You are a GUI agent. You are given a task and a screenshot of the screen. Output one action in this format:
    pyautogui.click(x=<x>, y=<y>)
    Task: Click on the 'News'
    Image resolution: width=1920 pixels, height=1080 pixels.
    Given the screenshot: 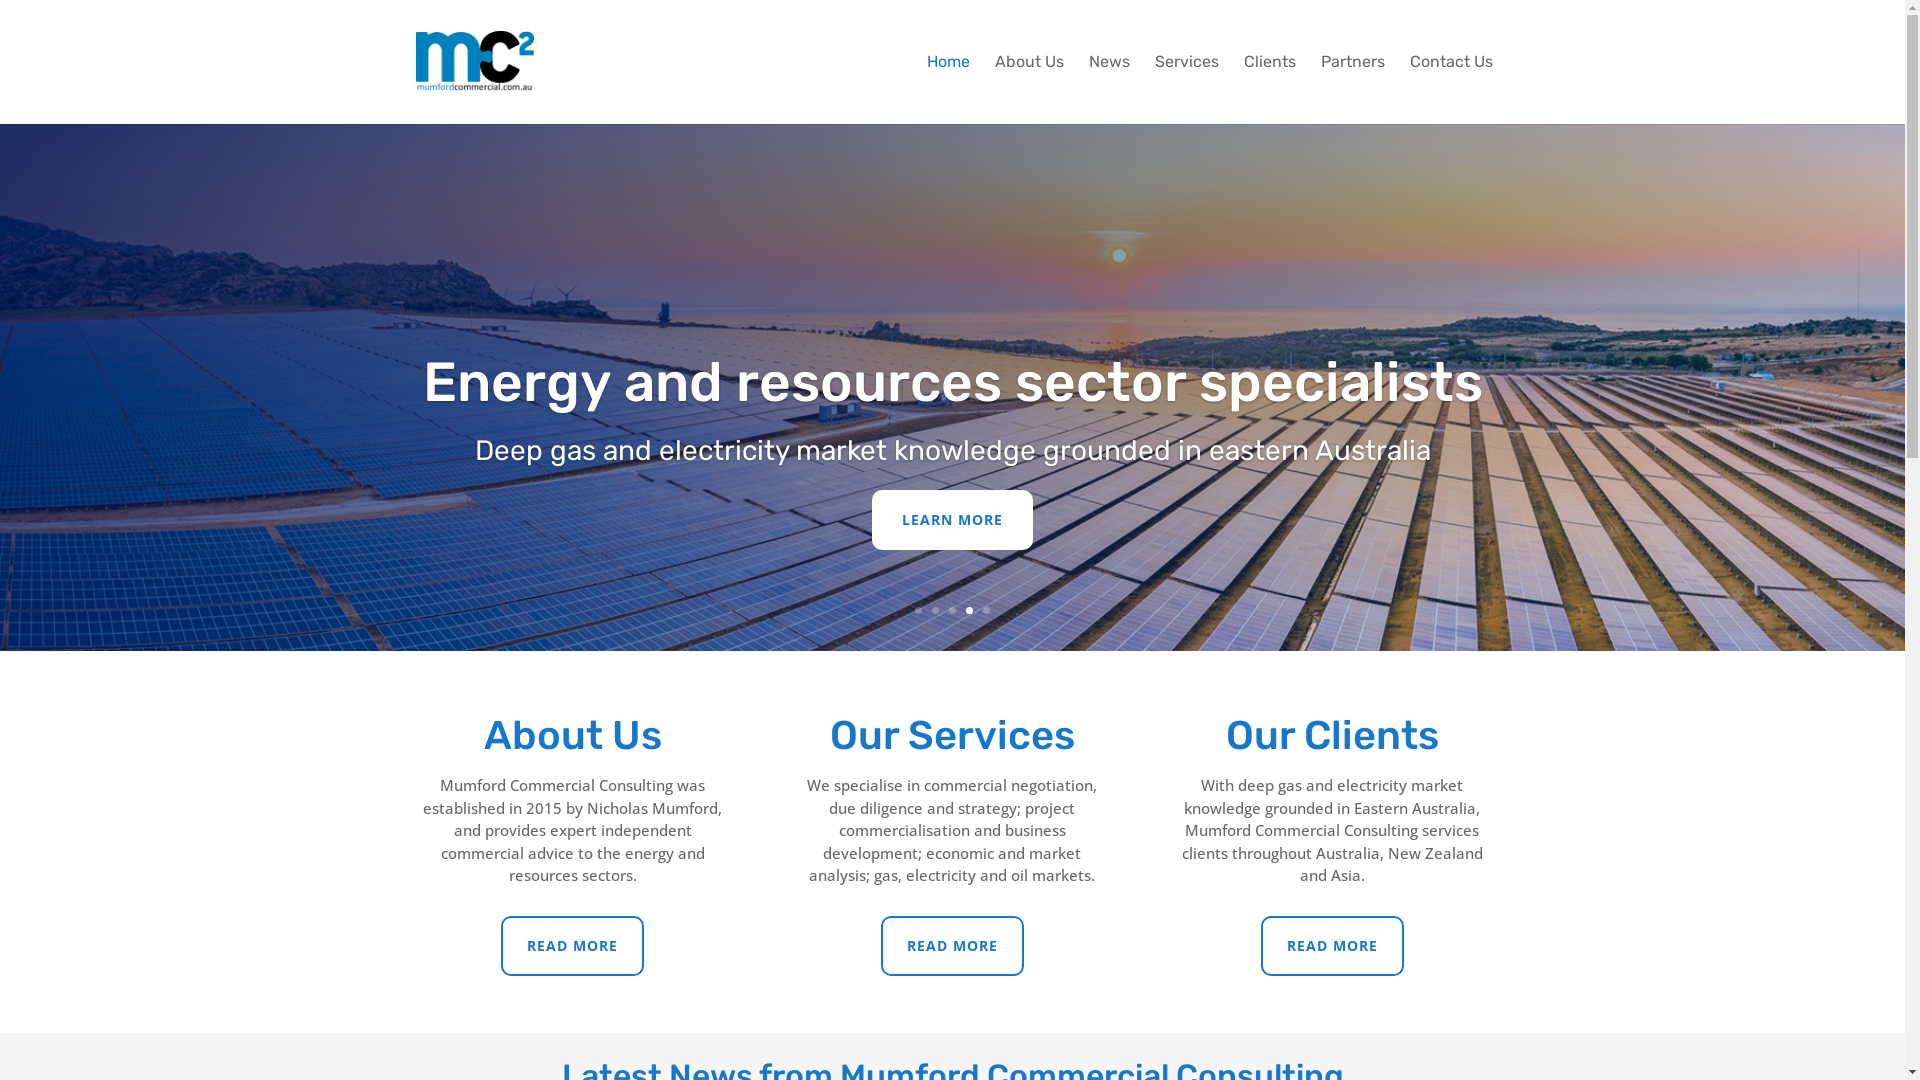 What is the action you would take?
    pyautogui.click(x=1107, y=88)
    